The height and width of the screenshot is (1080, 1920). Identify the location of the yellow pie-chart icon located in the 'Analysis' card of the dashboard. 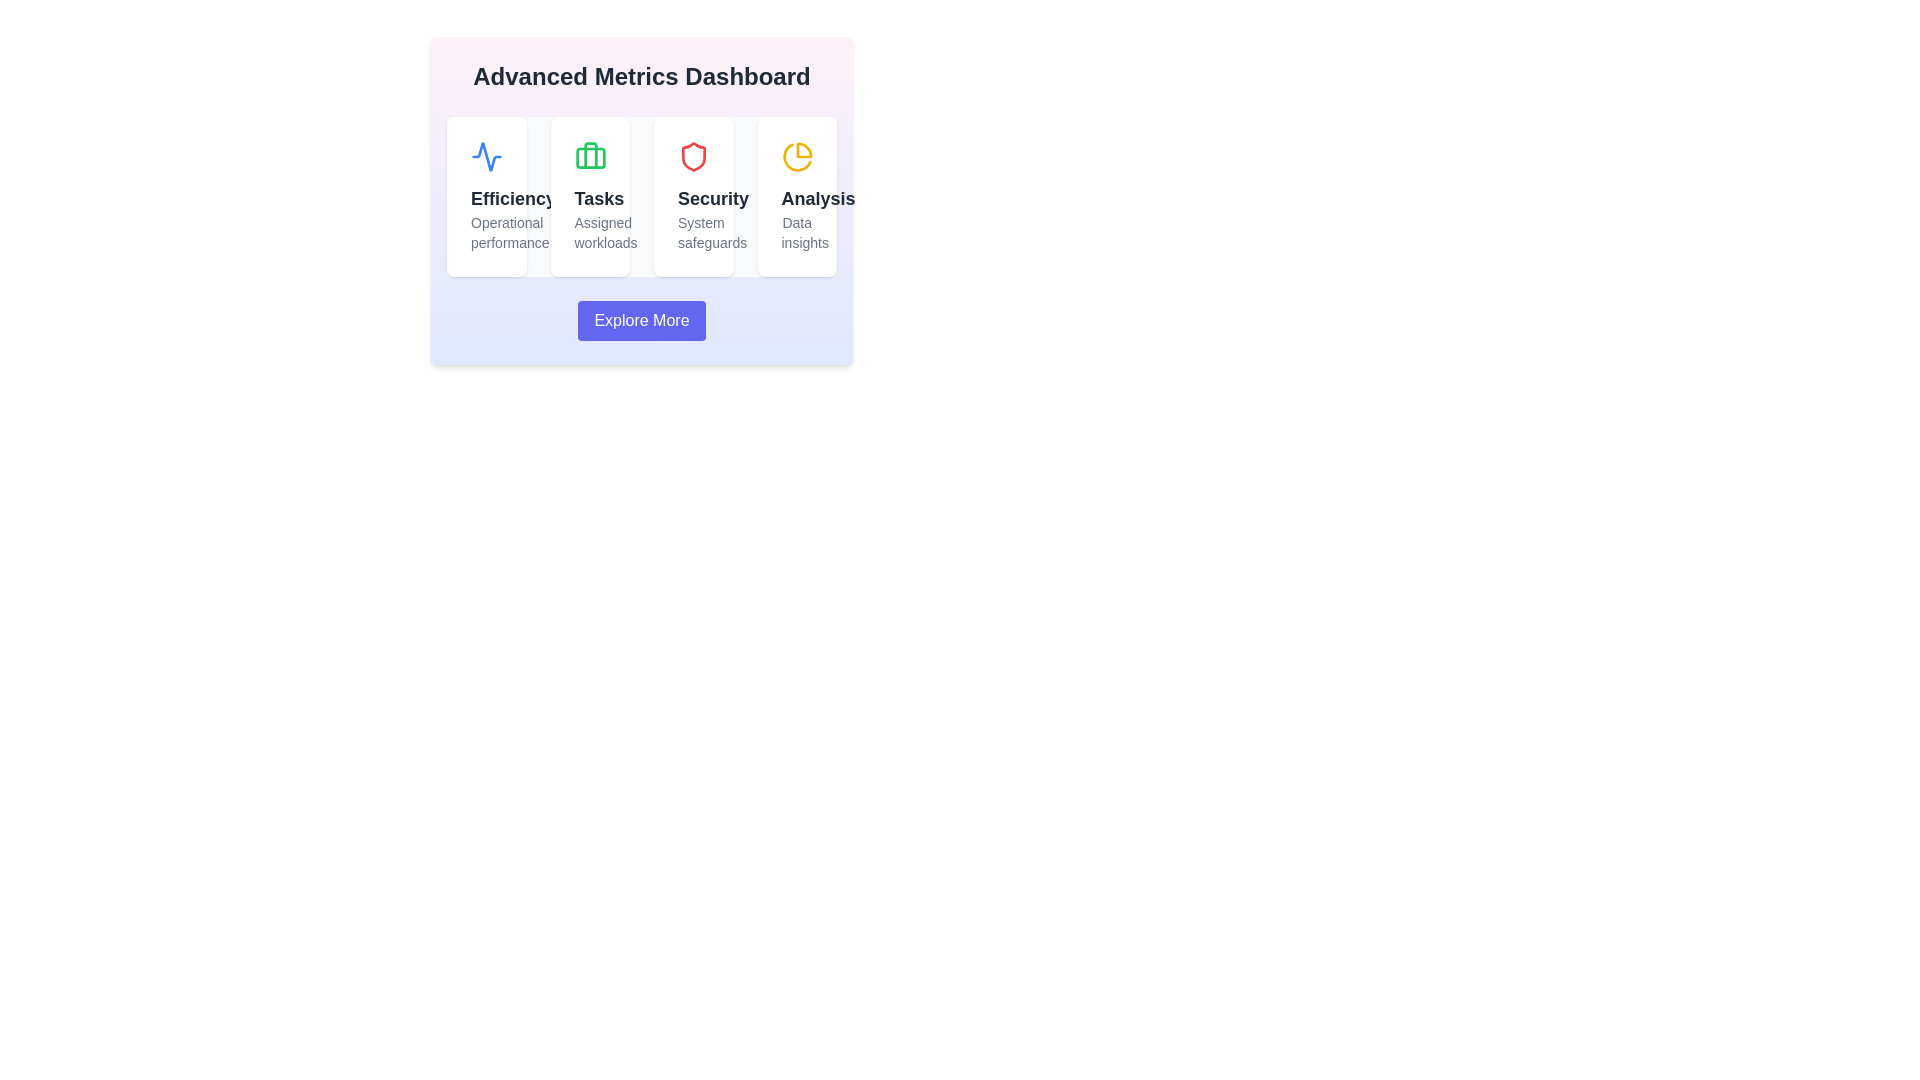
(796, 156).